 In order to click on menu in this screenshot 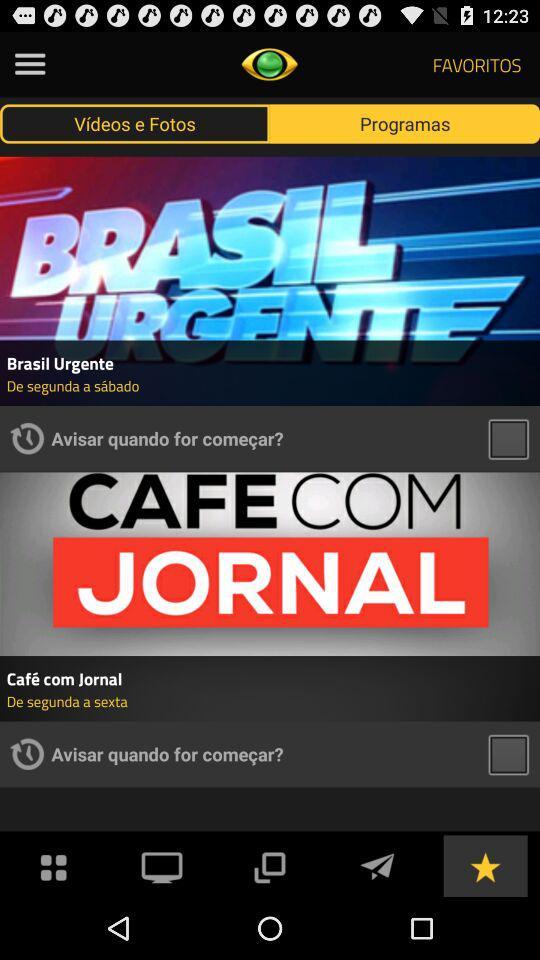, I will do `click(29, 64)`.